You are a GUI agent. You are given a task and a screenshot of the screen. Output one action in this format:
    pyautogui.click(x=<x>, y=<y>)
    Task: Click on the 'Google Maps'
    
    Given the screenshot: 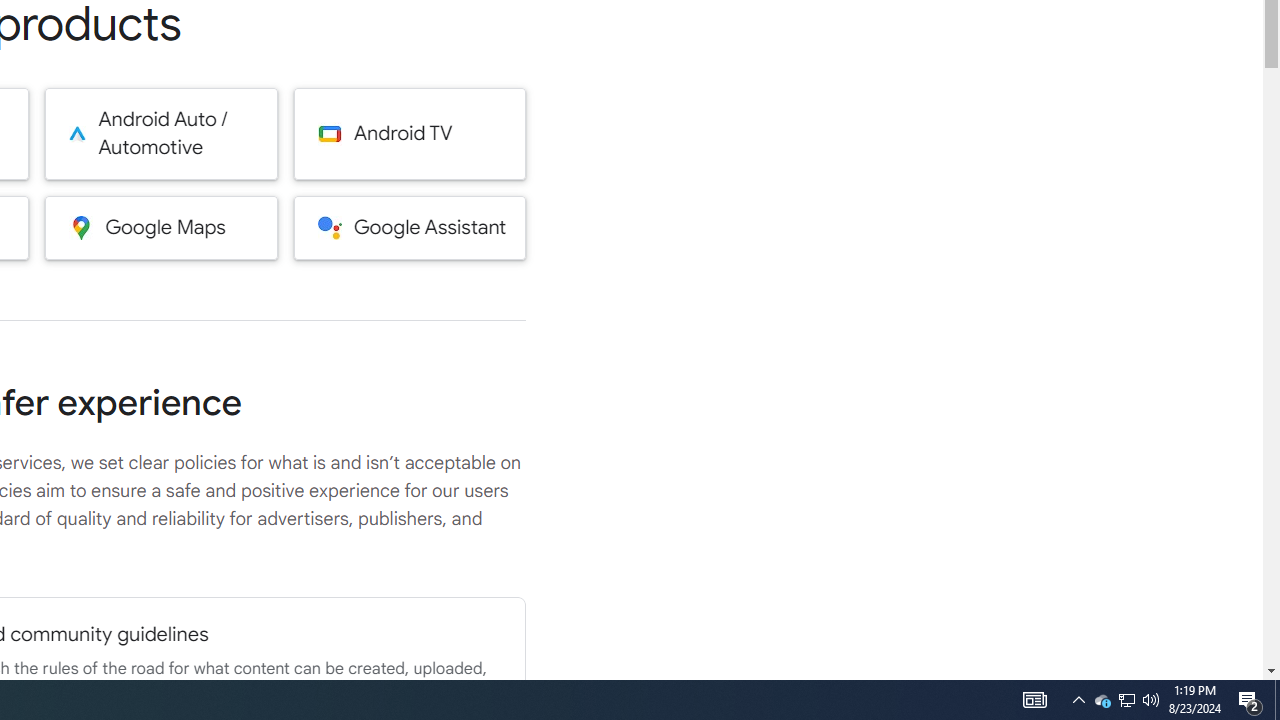 What is the action you would take?
    pyautogui.click(x=161, y=226)
    